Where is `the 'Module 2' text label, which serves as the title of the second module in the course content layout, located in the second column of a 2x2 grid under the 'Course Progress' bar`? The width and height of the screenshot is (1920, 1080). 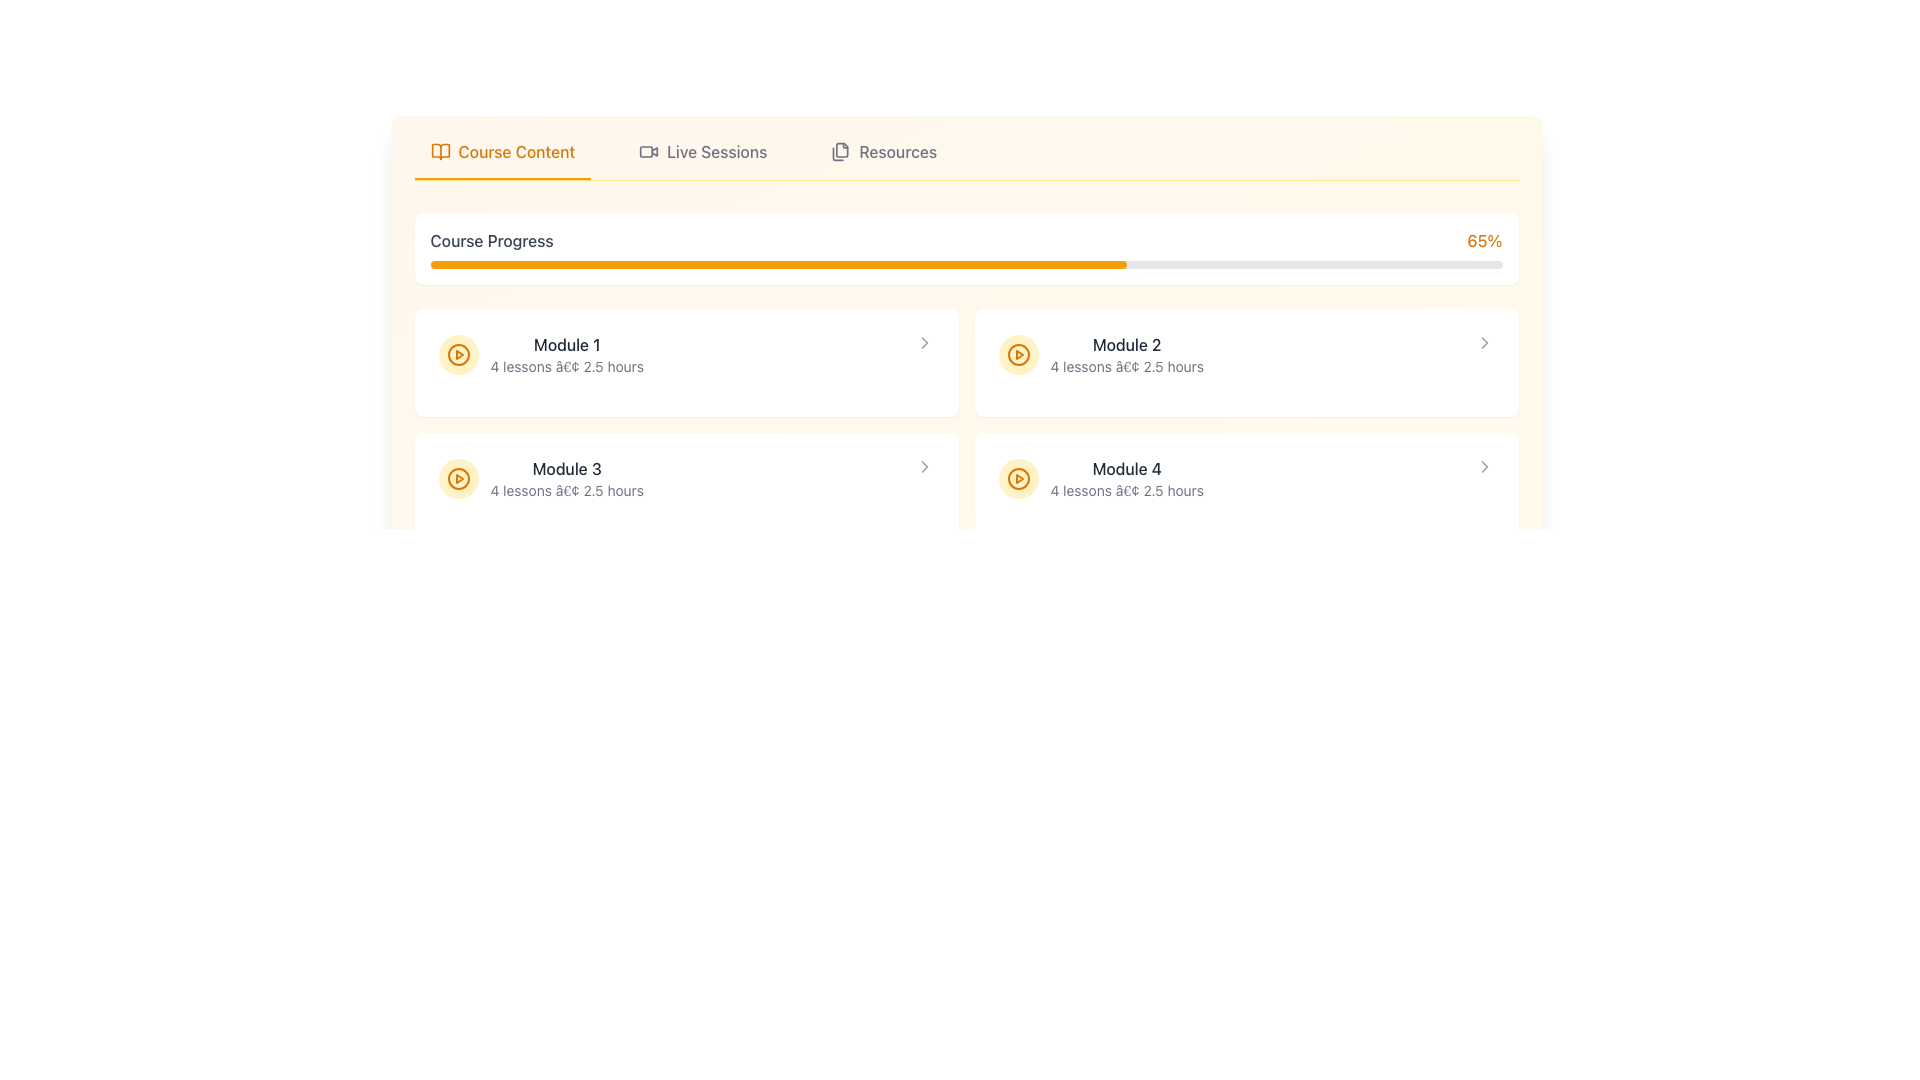
the 'Module 2' text label, which serves as the title of the second module in the course content layout, located in the second column of a 2x2 grid under the 'Course Progress' bar is located at coordinates (1127, 343).